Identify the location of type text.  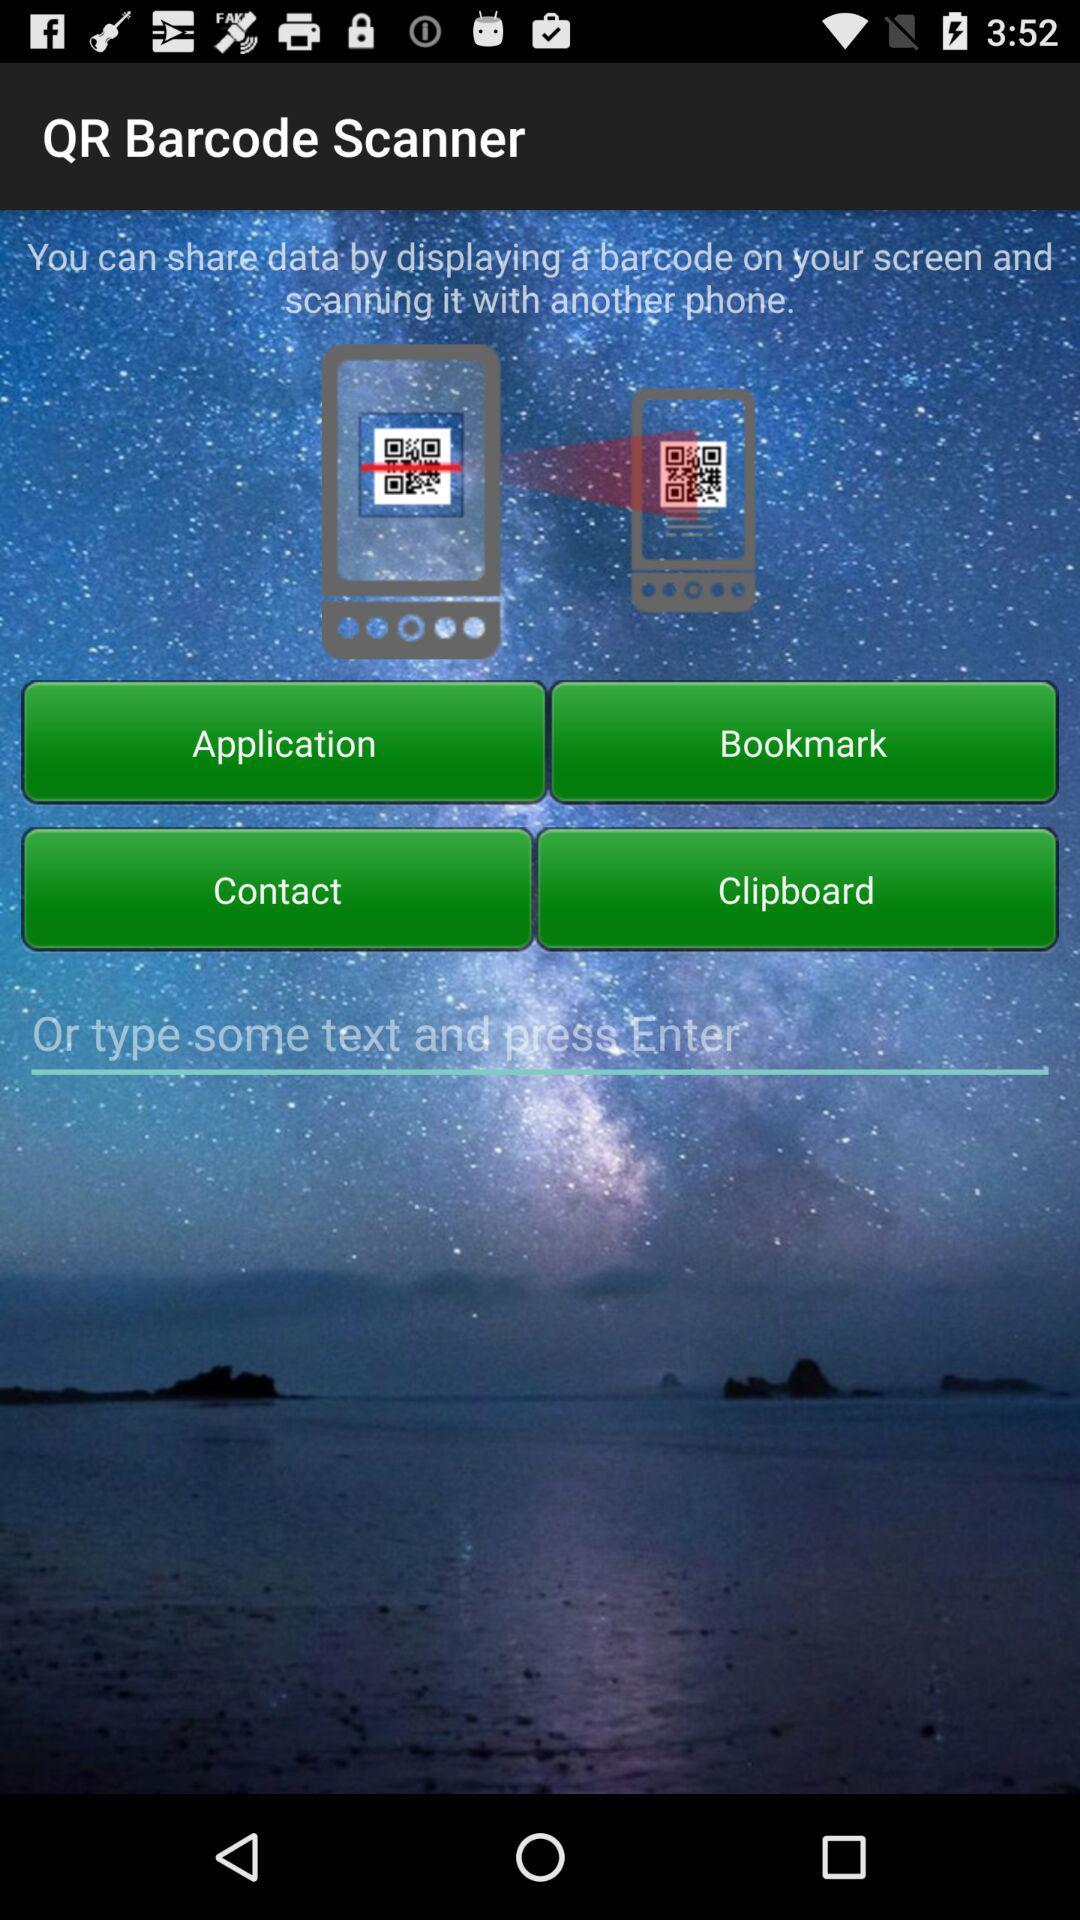
(540, 1033).